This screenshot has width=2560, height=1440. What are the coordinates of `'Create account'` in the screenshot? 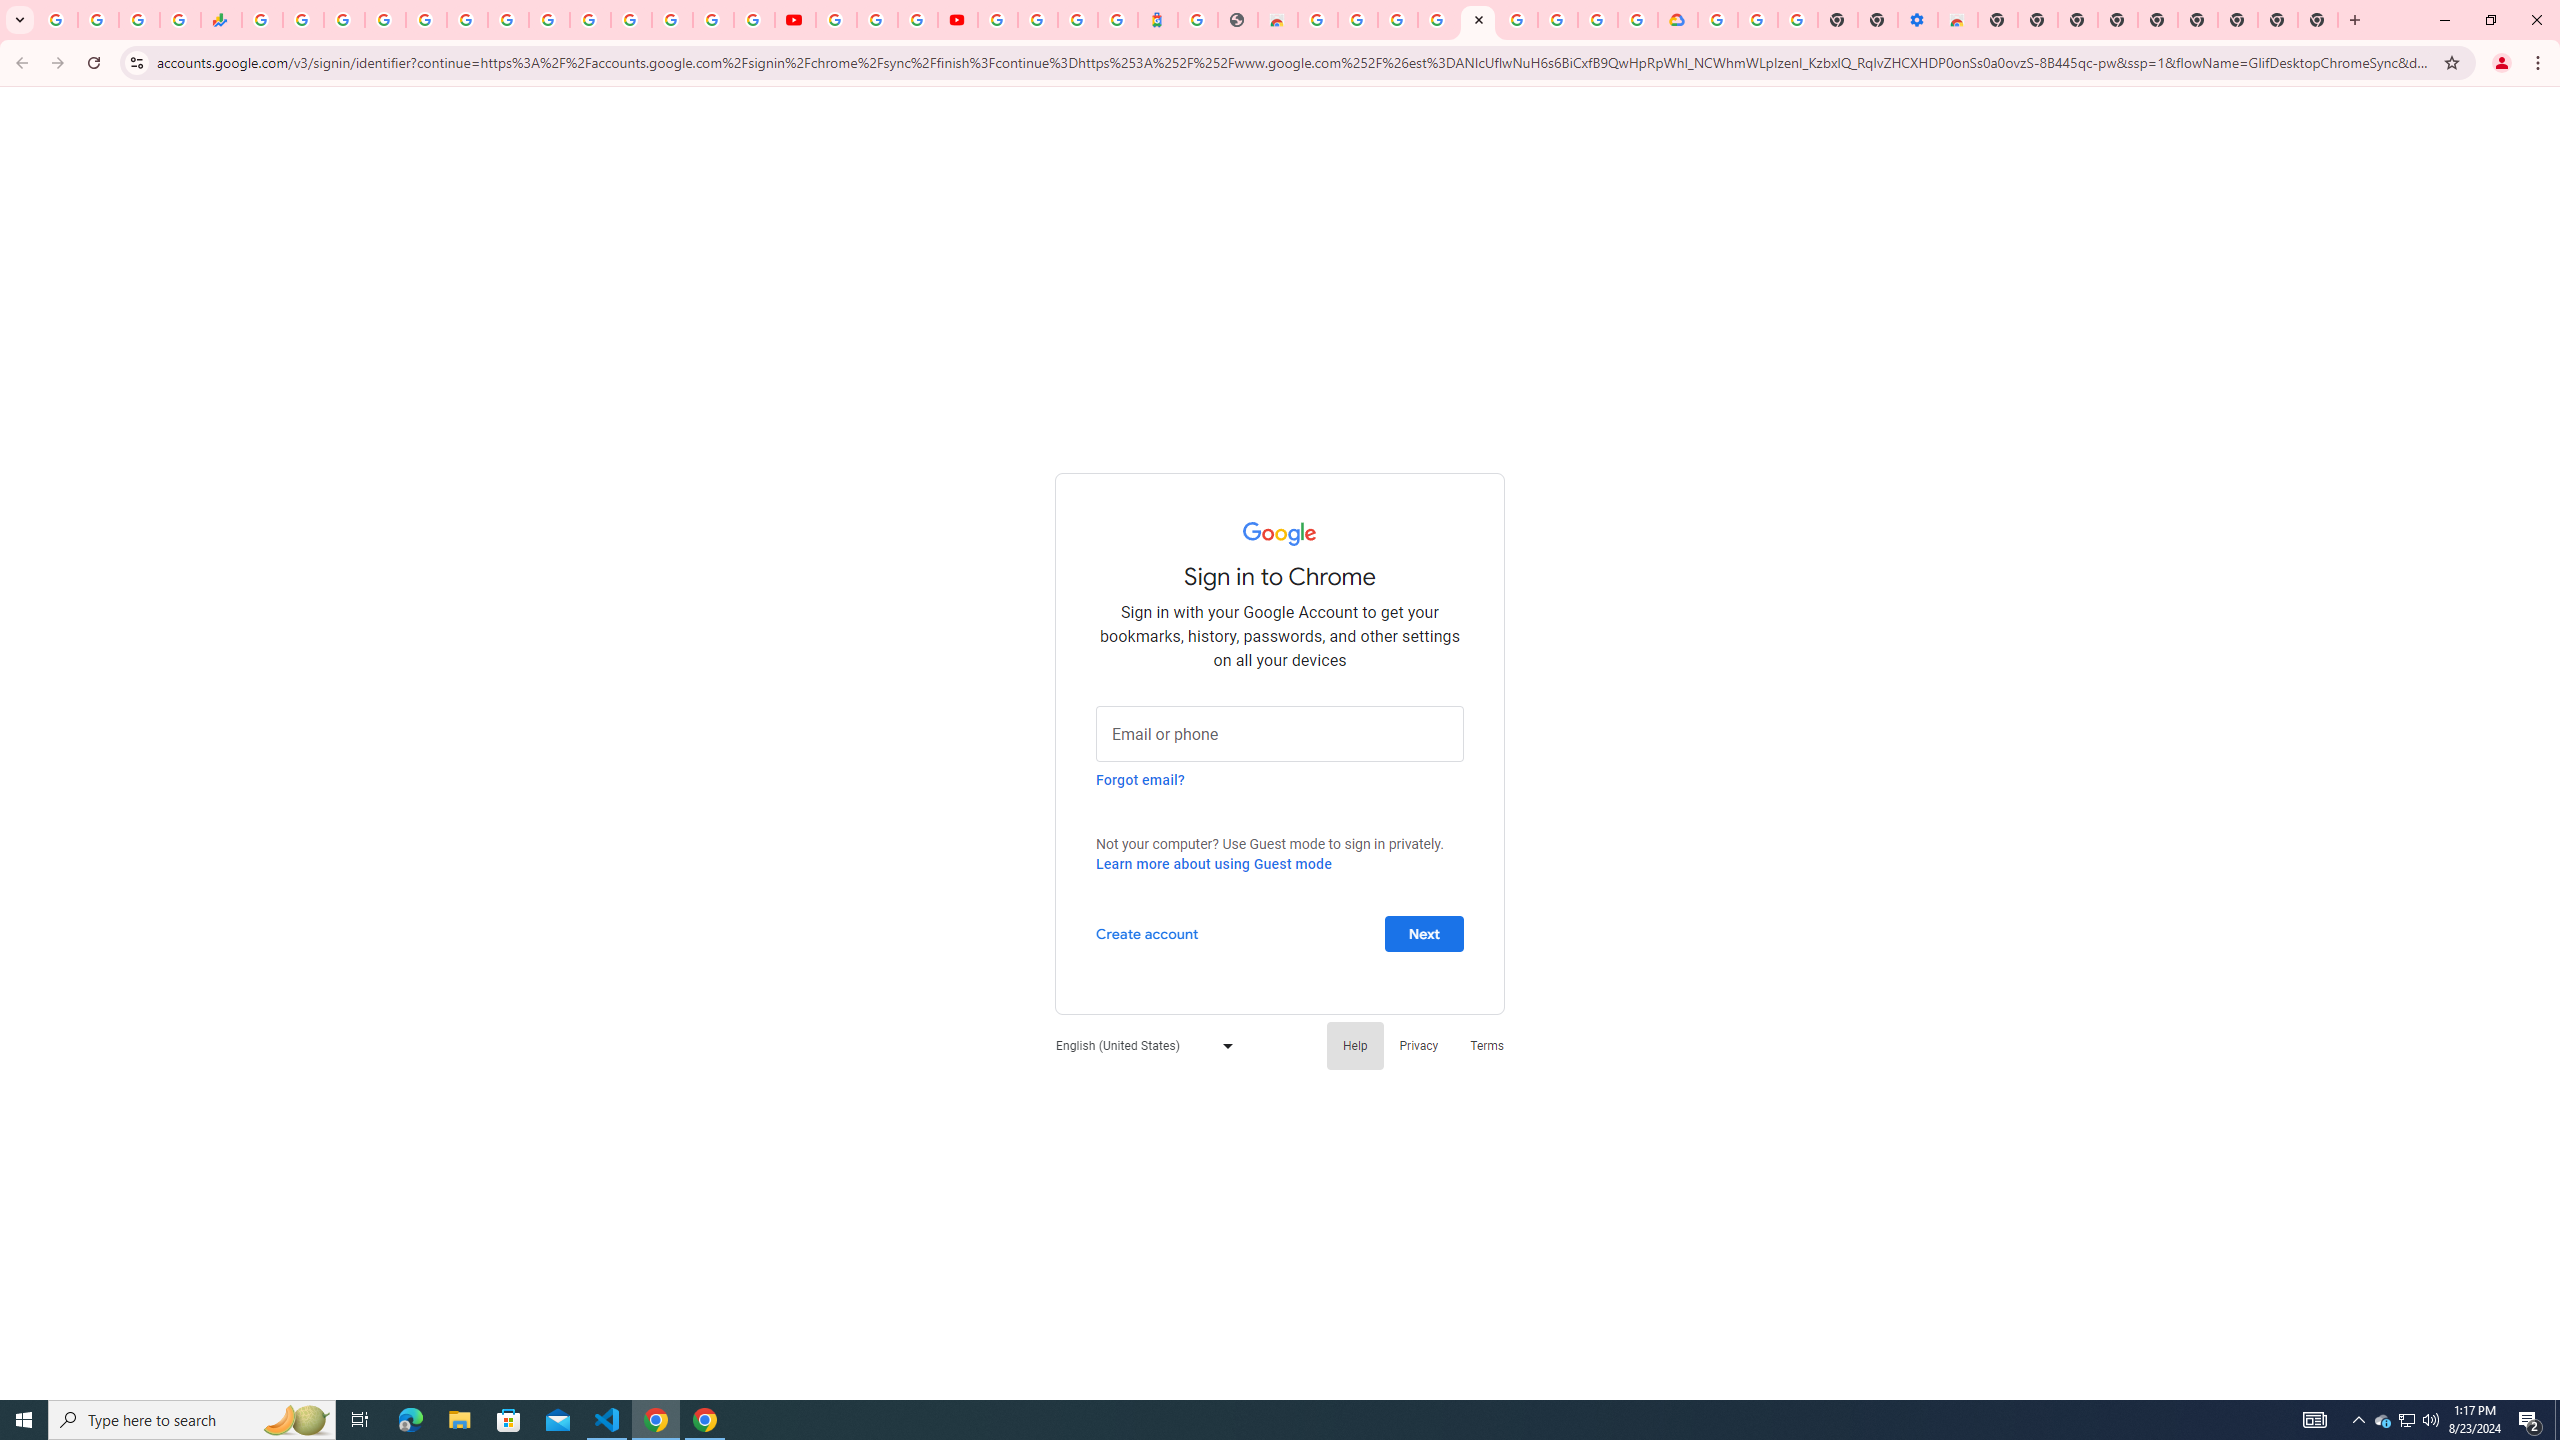 It's located at (1145, 932).